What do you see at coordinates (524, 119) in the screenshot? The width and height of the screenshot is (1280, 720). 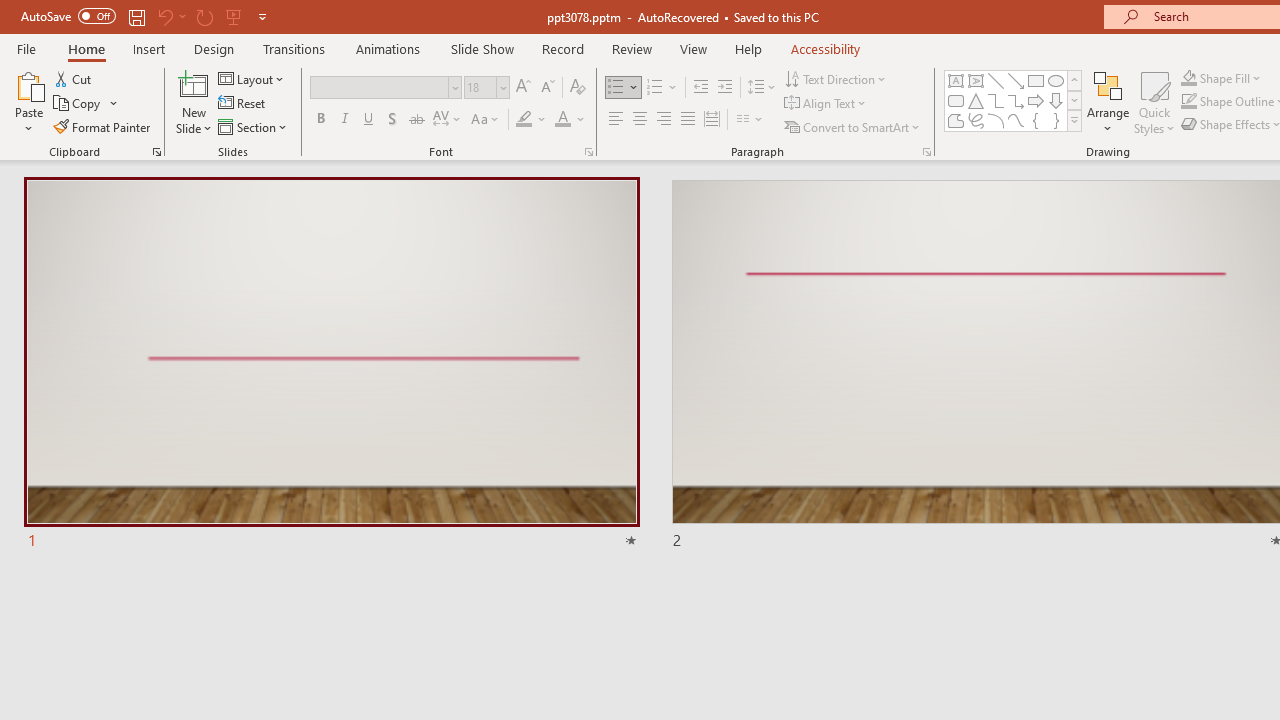 I see `'Text Highlight Color Yellow'` at bounding box center [524, 119].